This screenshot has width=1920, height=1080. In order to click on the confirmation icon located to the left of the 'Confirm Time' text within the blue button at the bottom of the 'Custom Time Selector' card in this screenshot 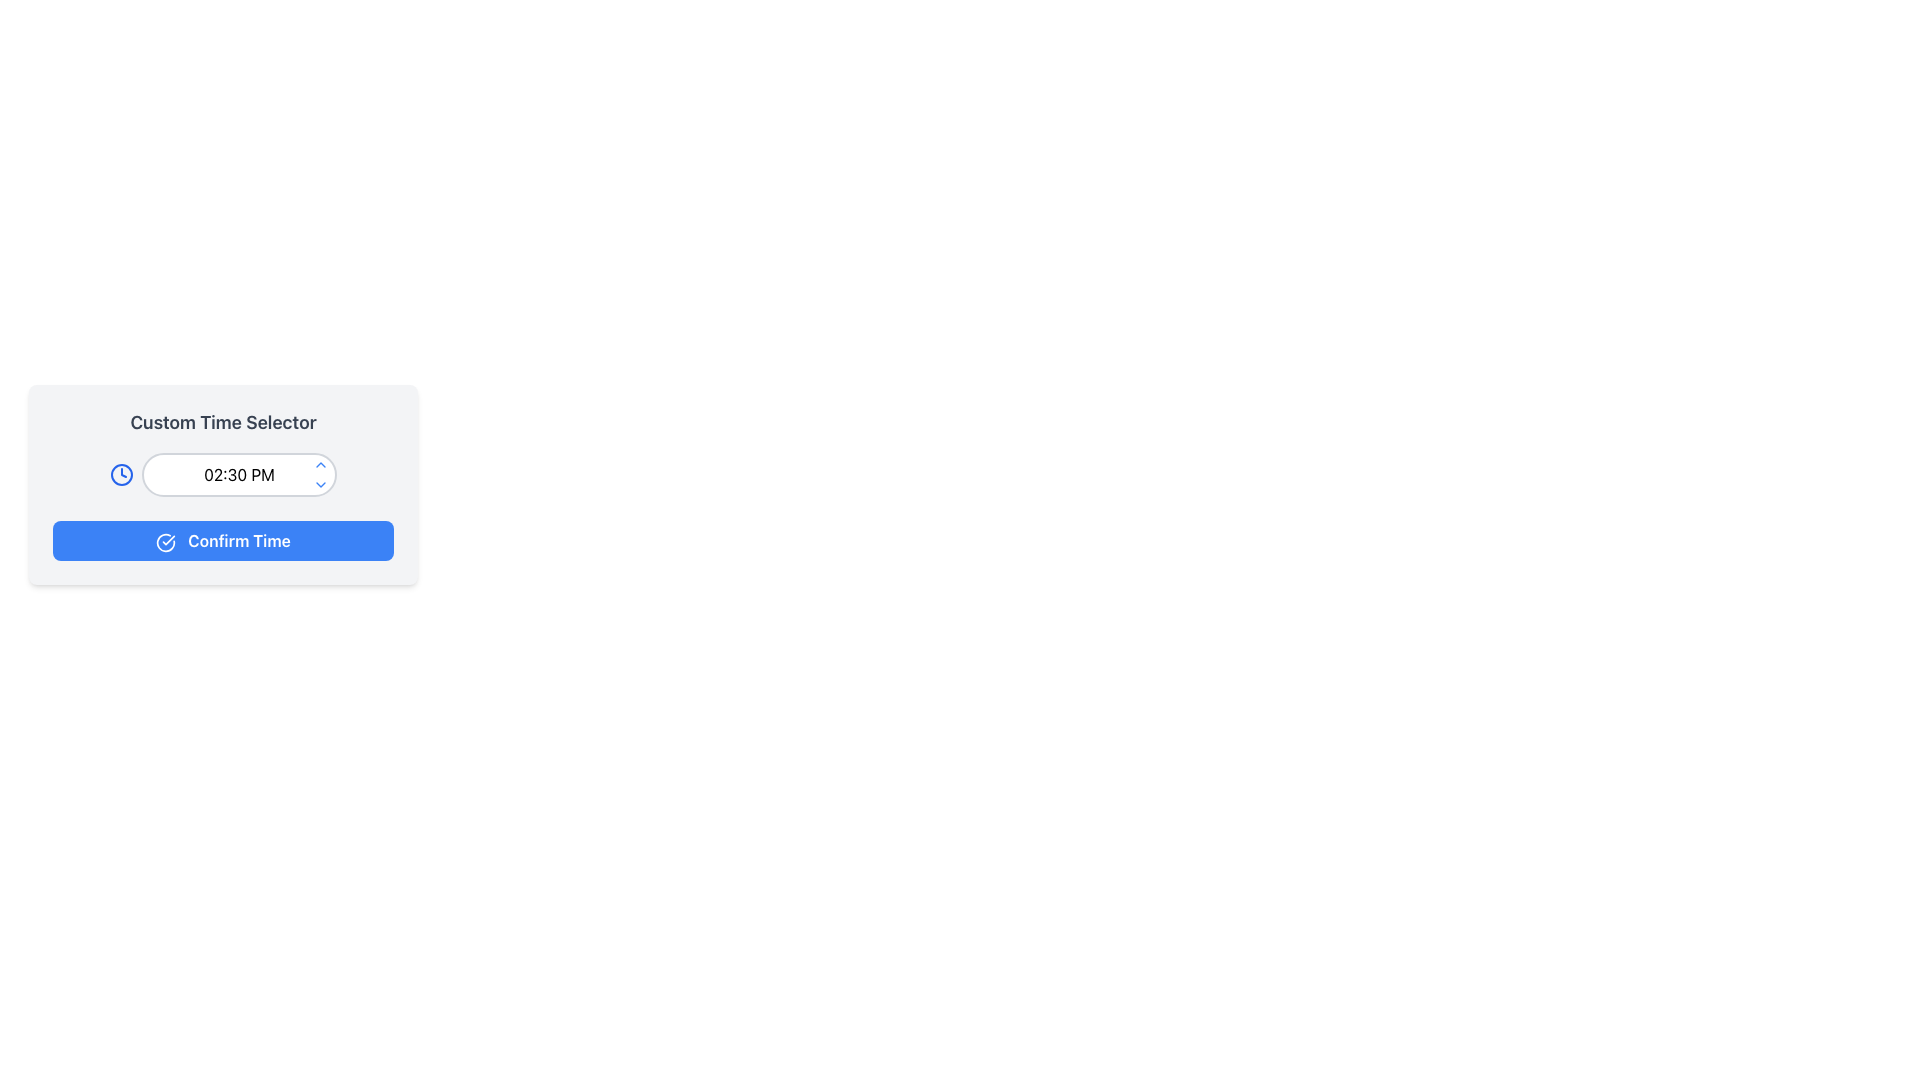, I will do `click(166, 542)`.